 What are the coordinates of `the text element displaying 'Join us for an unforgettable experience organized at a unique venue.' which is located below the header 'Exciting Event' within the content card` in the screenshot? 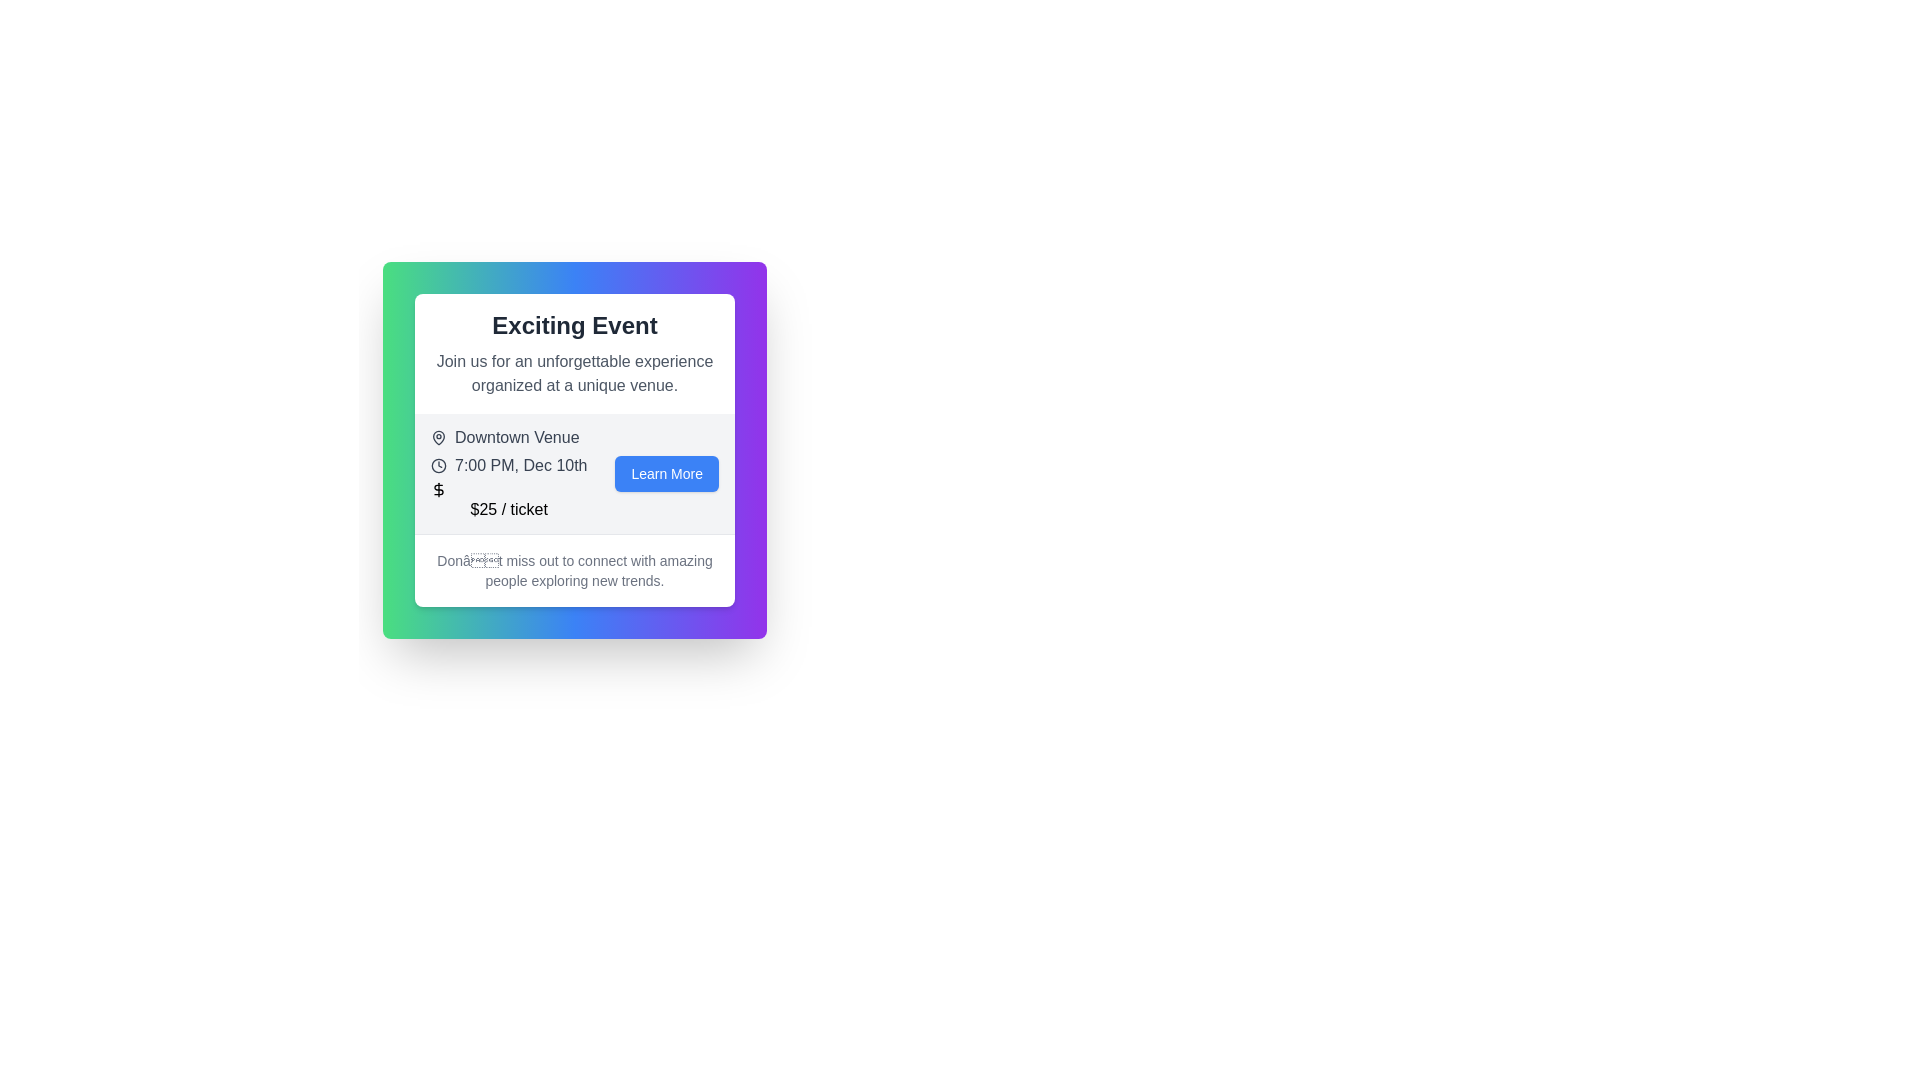 It's located at (574, 374).